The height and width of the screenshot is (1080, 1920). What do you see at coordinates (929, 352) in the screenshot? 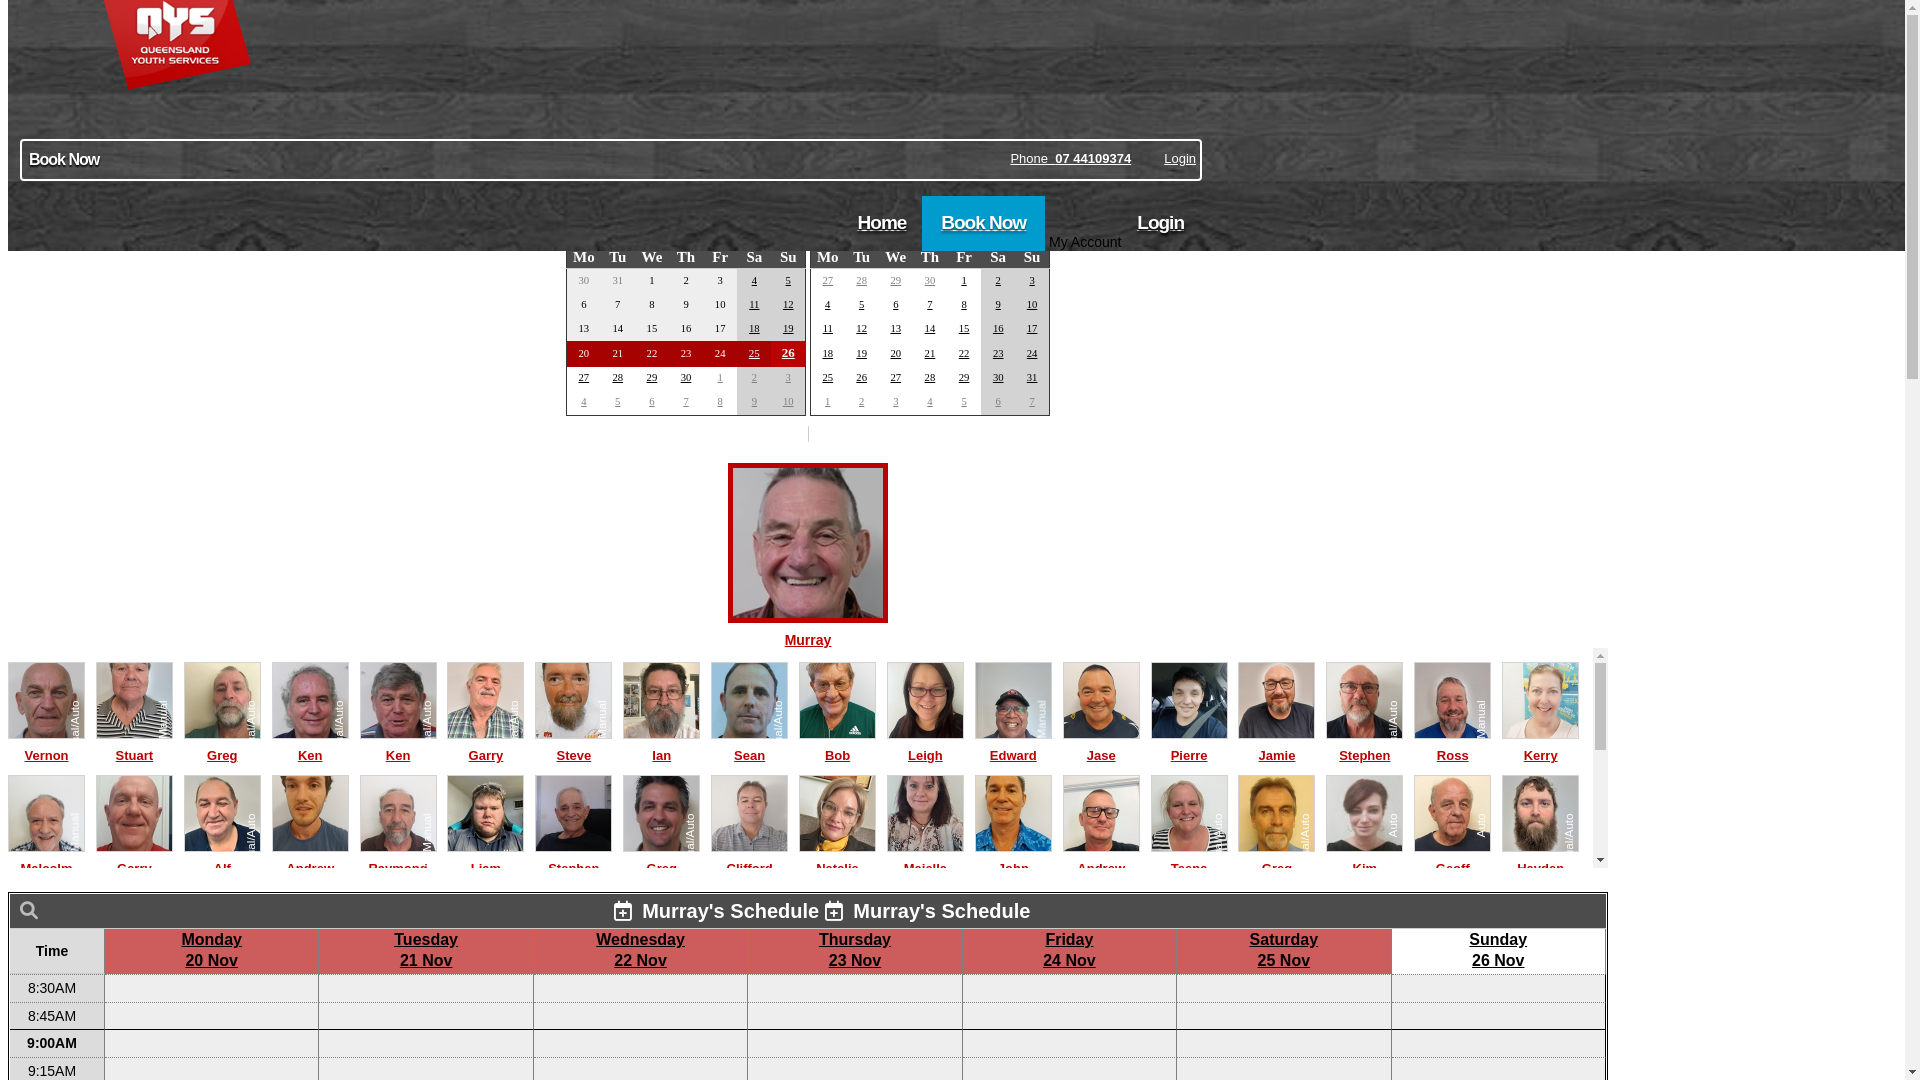
I see `'21'` at bounding box center [929, 352].